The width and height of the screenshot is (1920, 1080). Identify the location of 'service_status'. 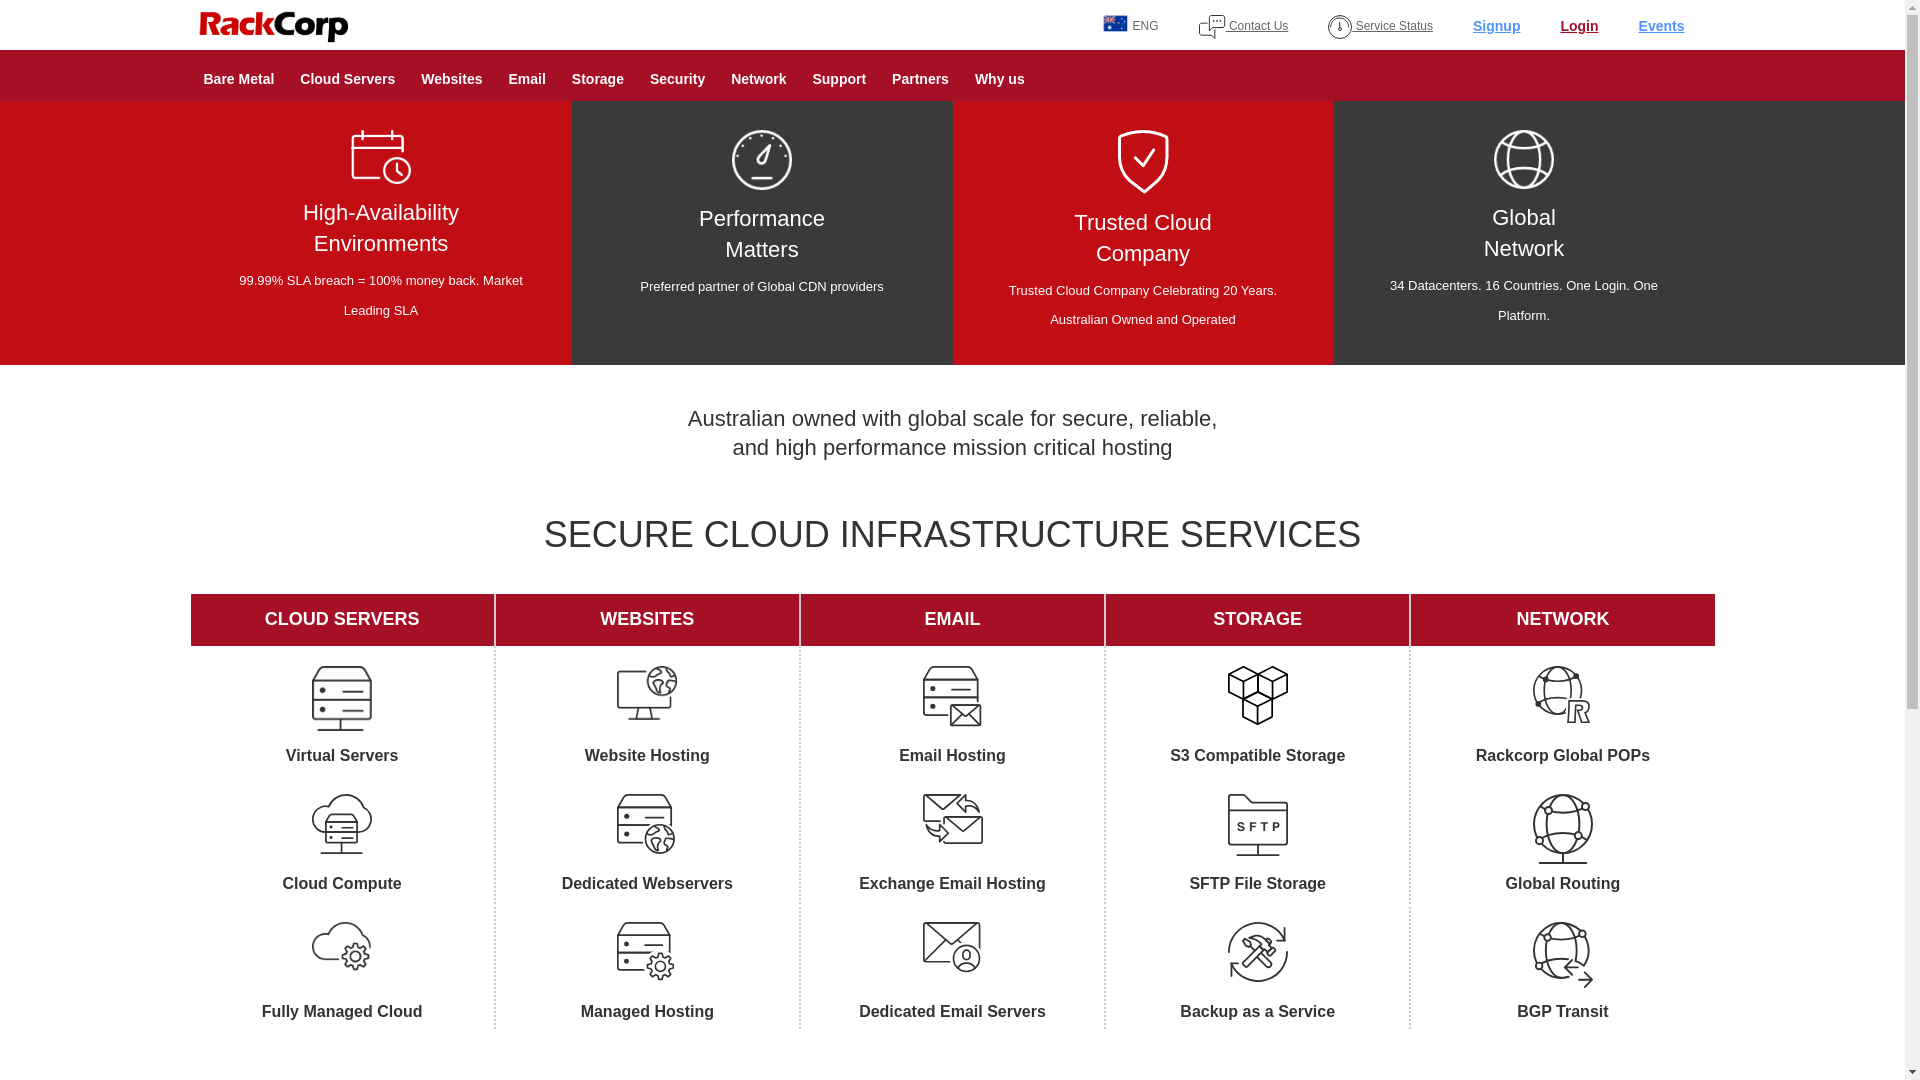
(1339, 27).